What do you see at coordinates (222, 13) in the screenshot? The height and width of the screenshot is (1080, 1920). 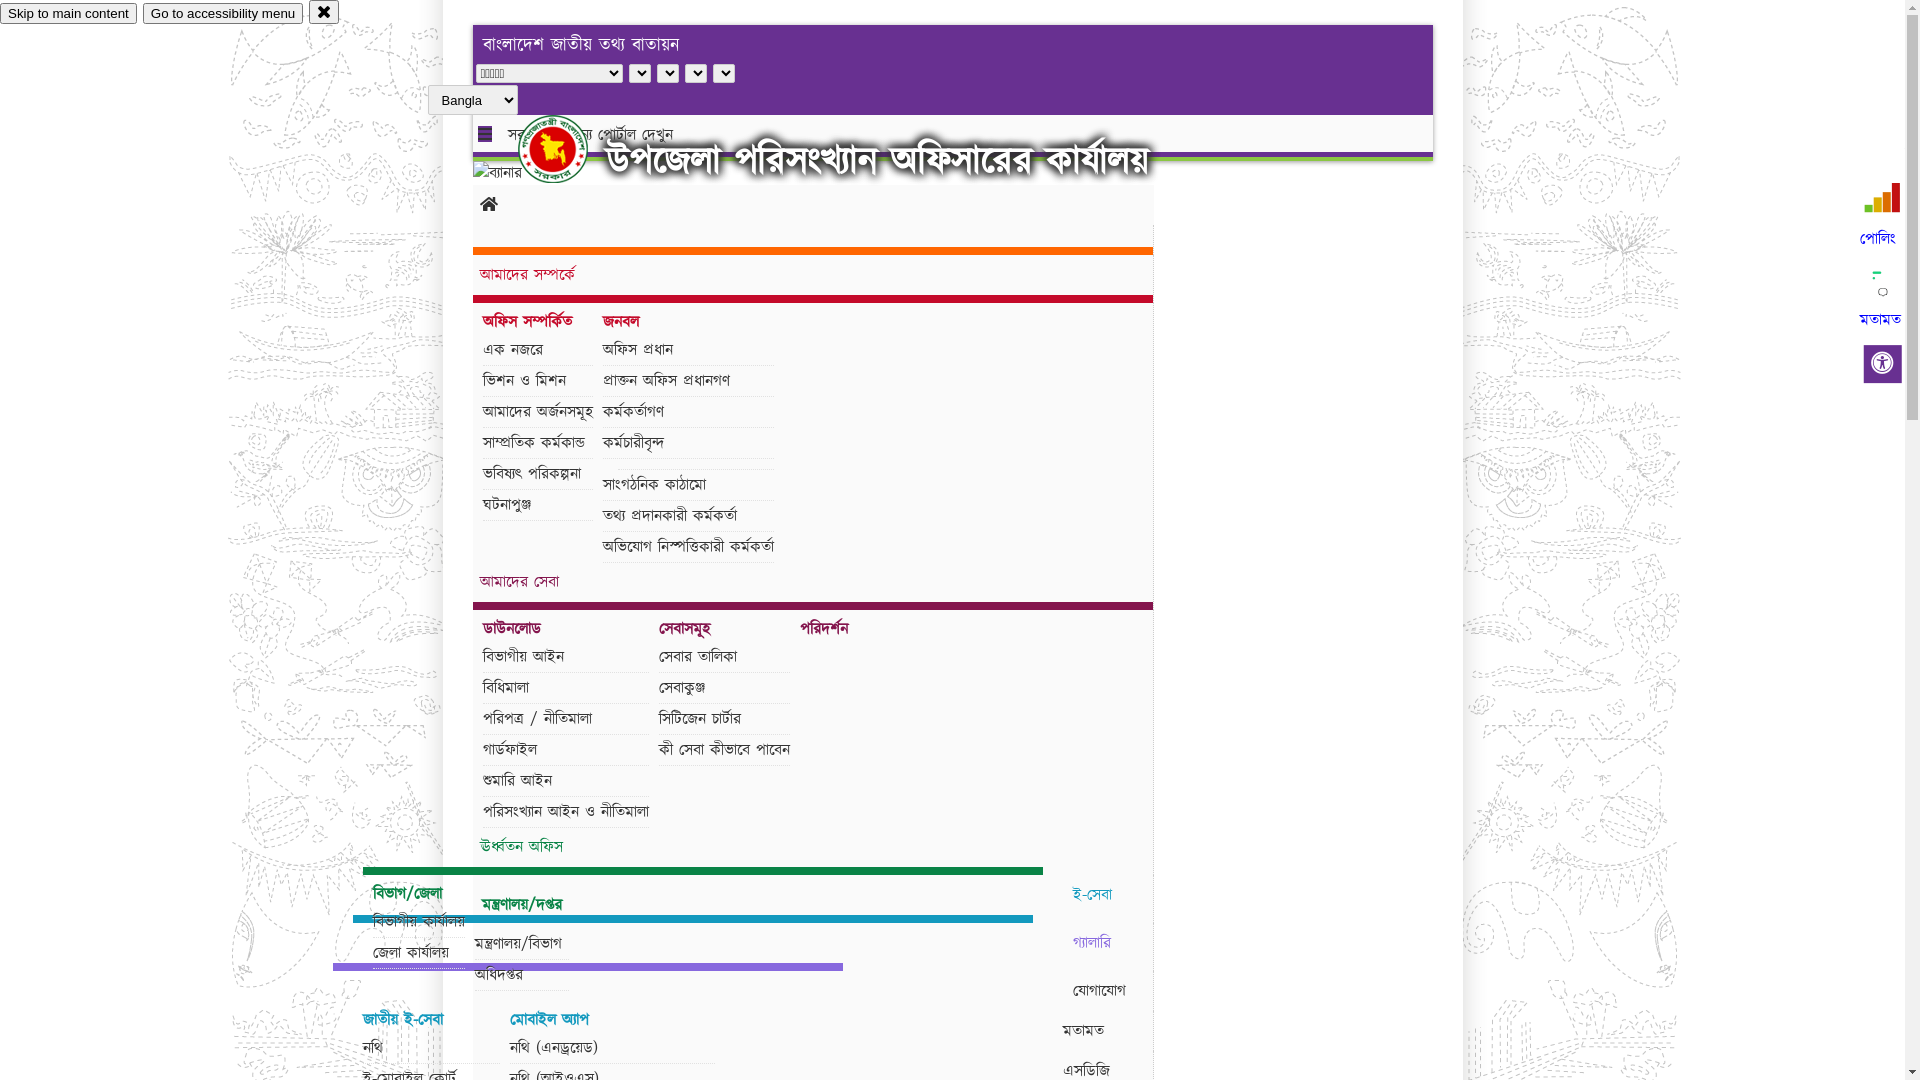 I see `'Go to accessibility menu'` at bounding box center [222, 13].